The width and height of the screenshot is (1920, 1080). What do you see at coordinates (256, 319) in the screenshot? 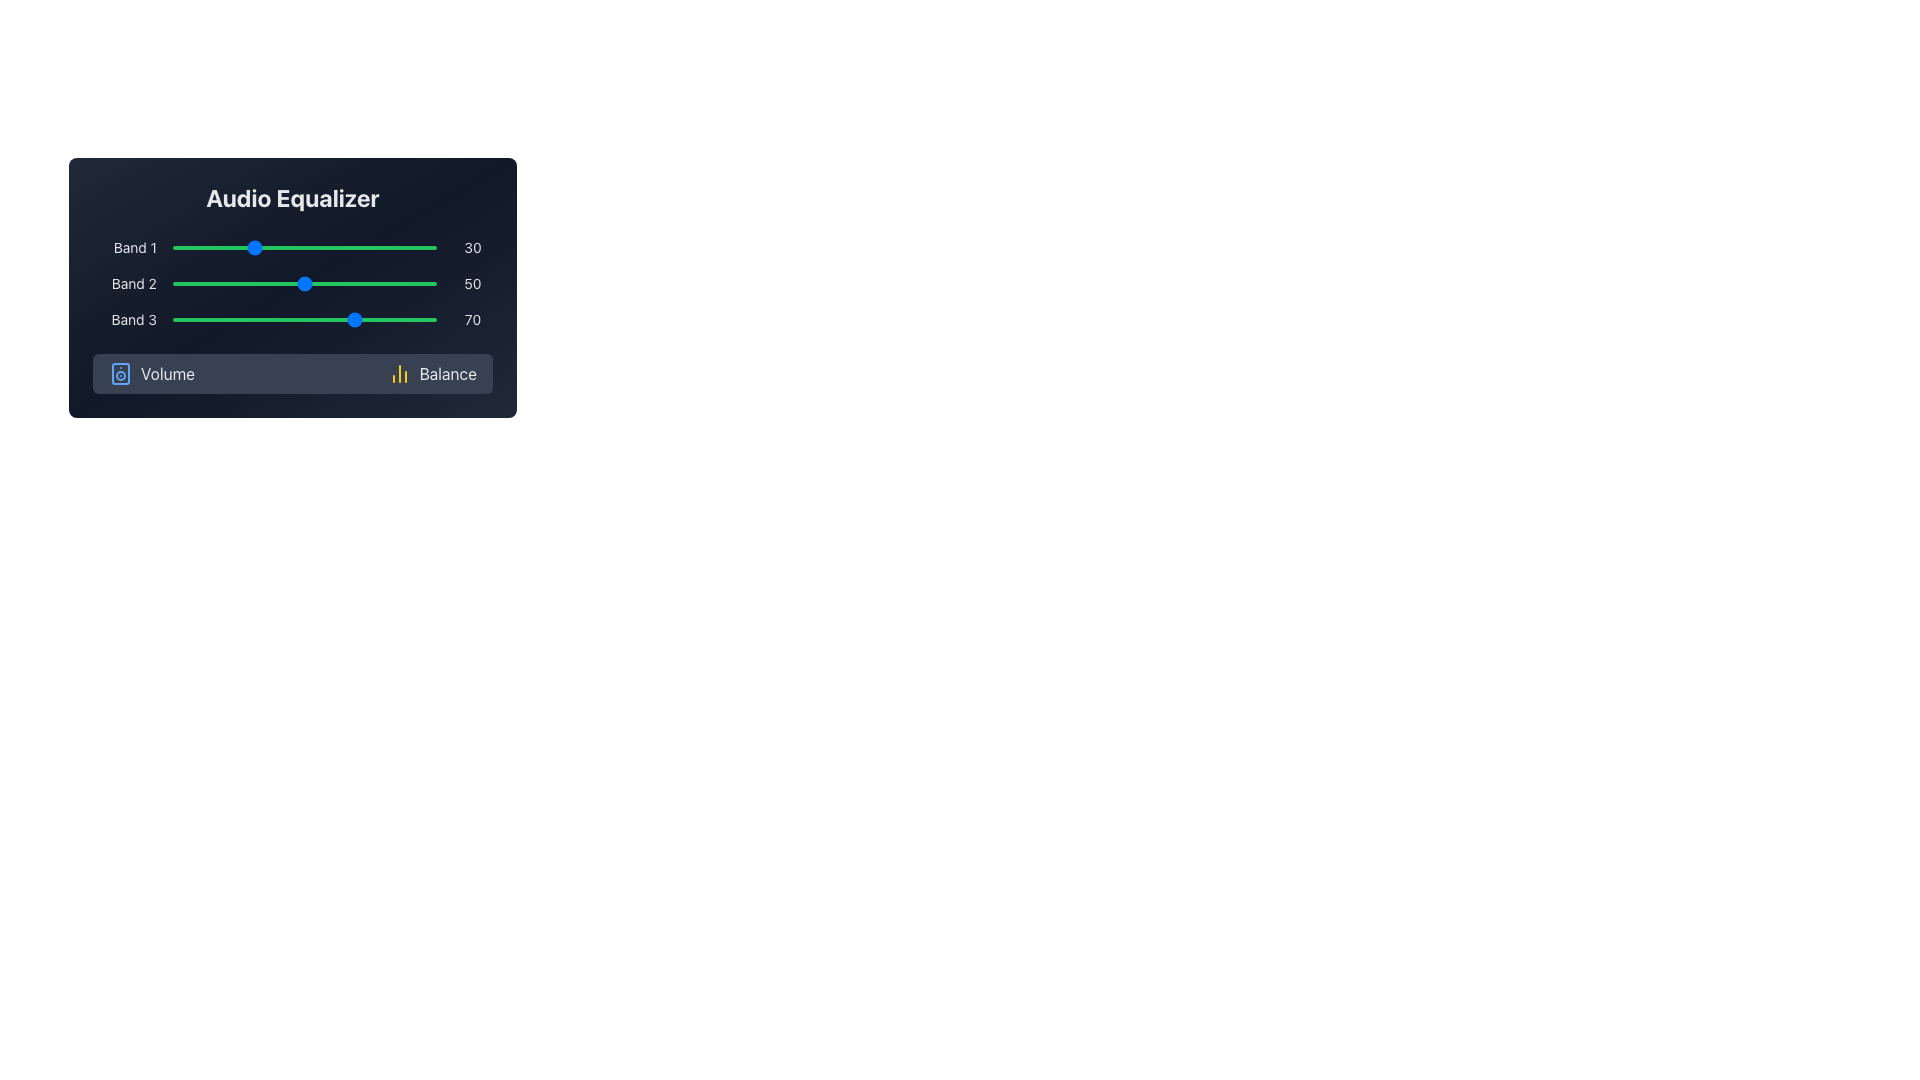
I see `Band 3` at bounding box center [256, 319].